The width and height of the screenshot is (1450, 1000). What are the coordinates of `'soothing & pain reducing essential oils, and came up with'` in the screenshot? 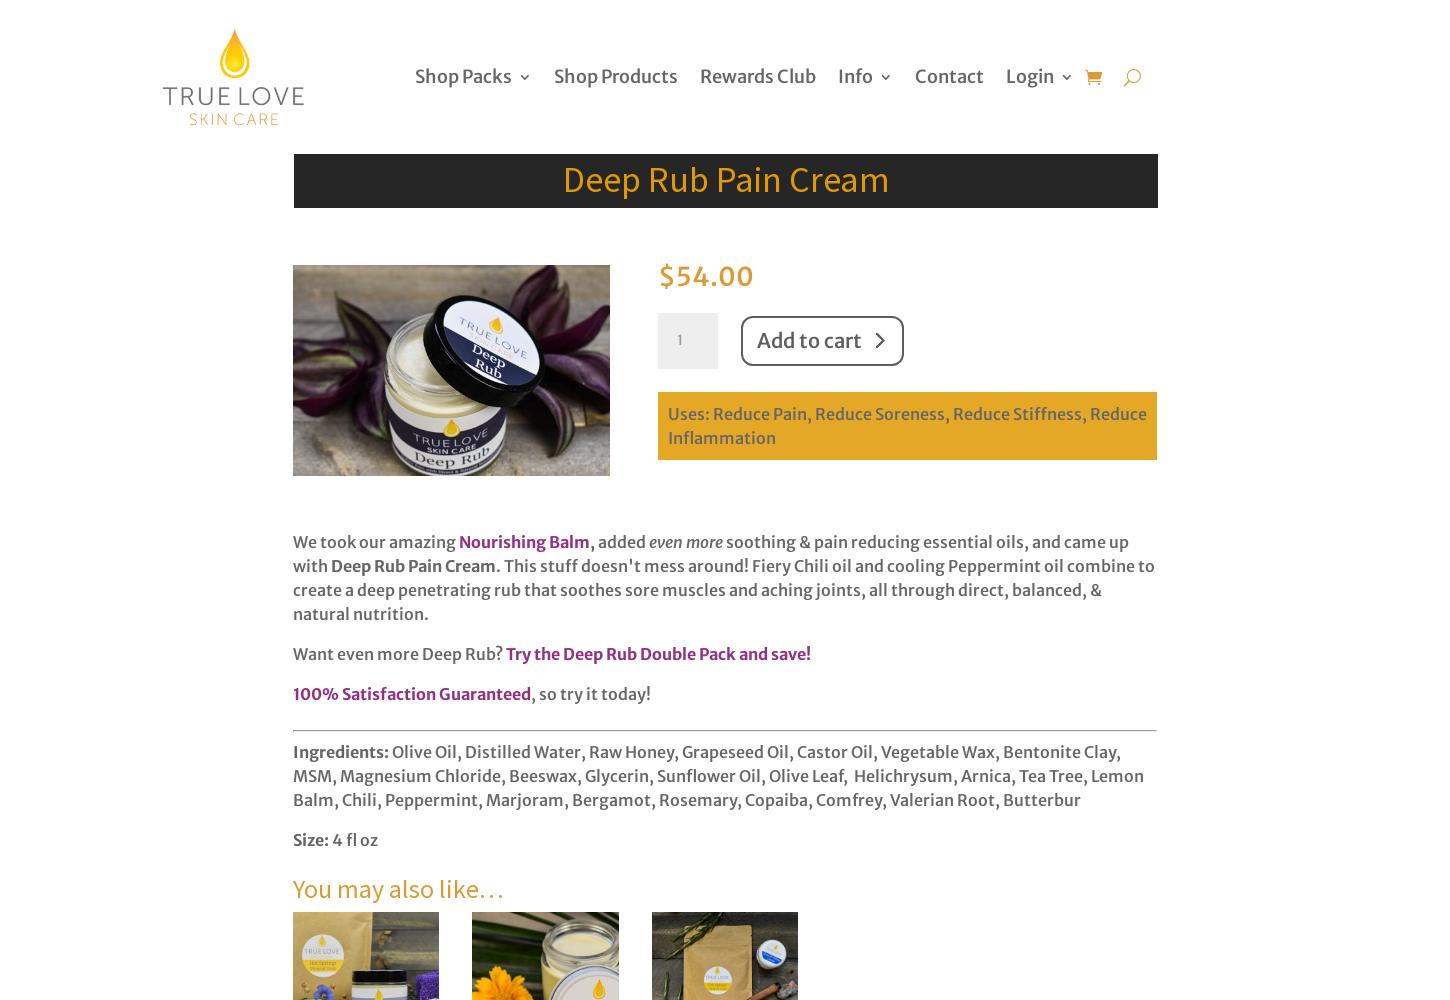 It's located at (709, 554).